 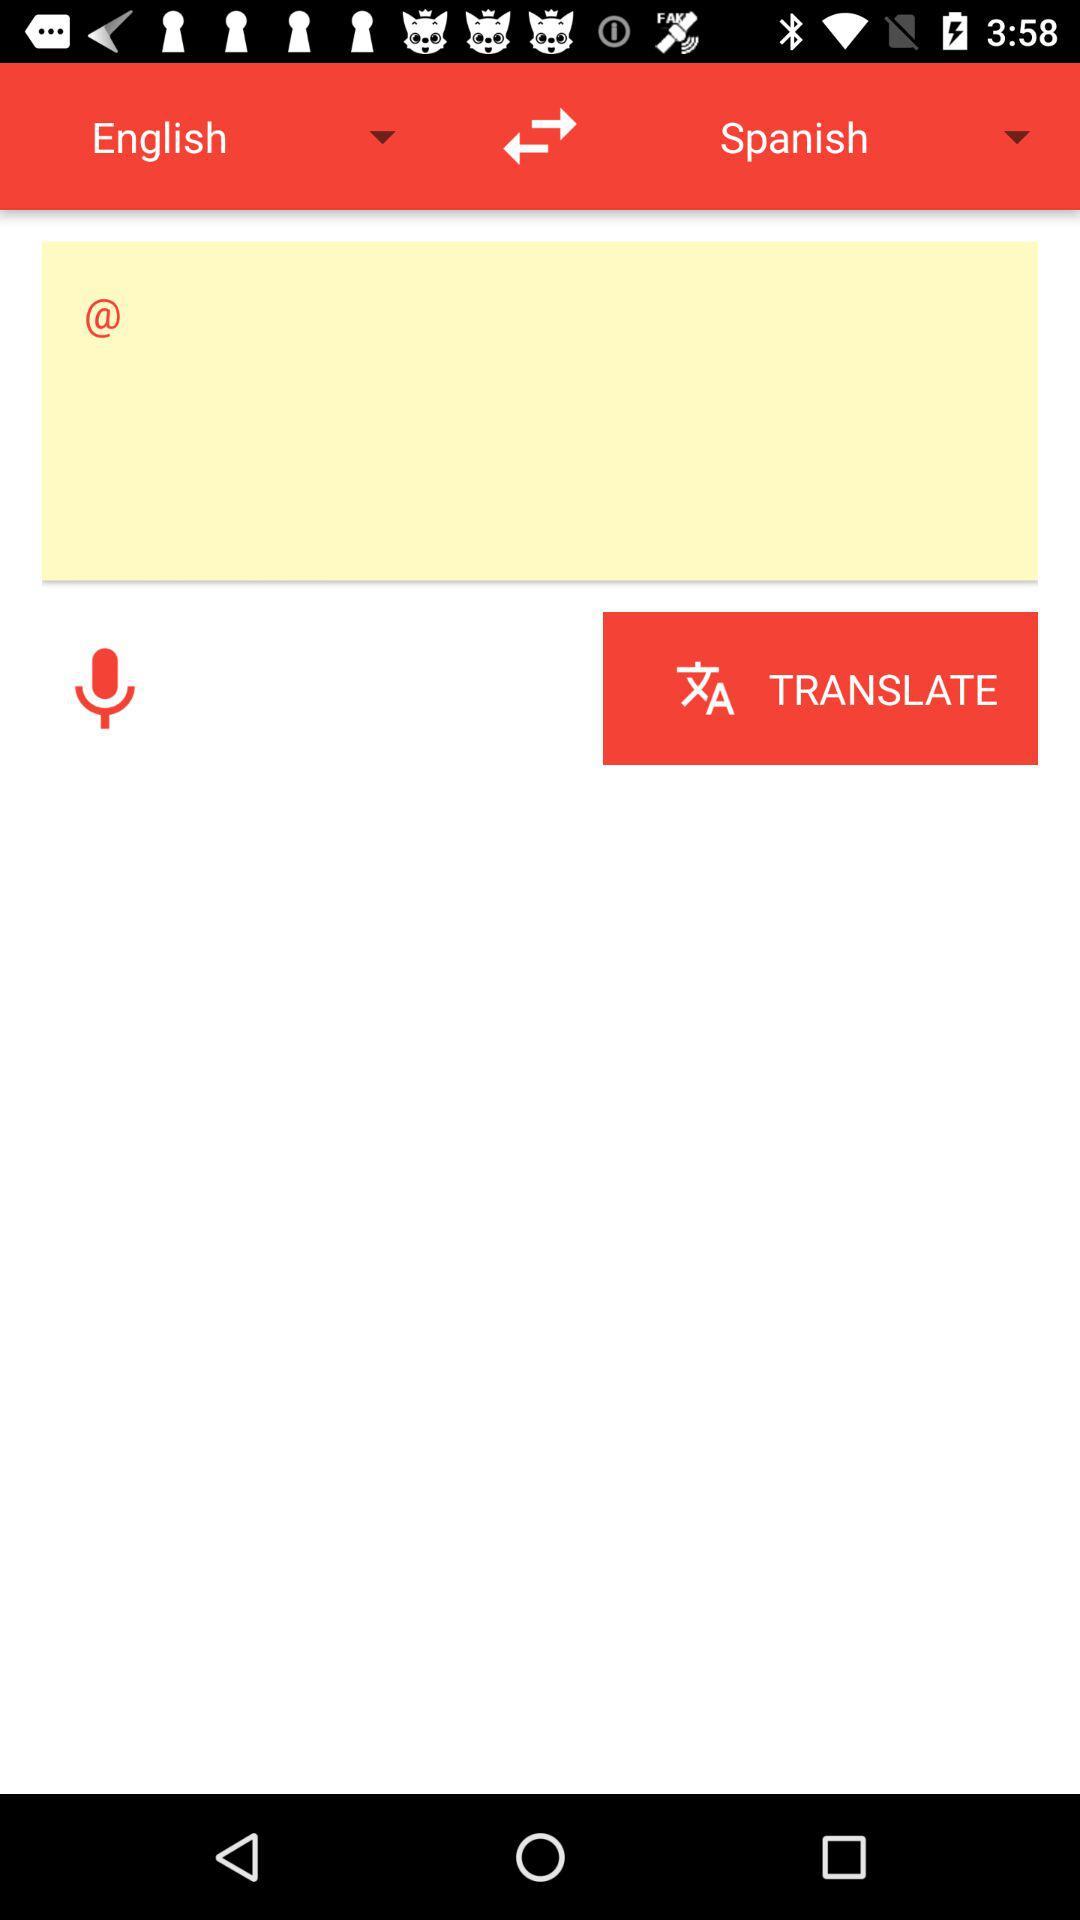 I want to click on swap languages, so click(x=540, y=135).